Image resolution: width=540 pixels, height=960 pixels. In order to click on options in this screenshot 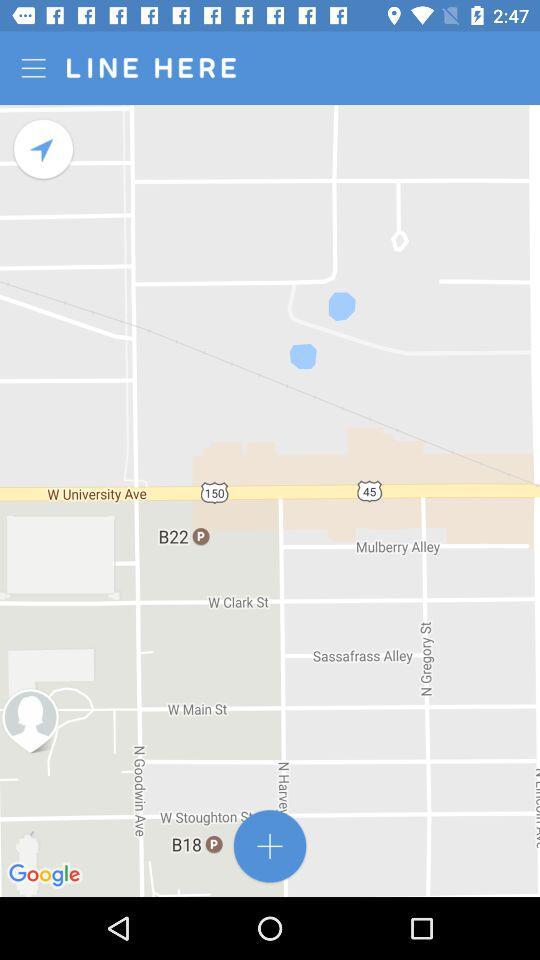, I will do `click(35, 68)`.